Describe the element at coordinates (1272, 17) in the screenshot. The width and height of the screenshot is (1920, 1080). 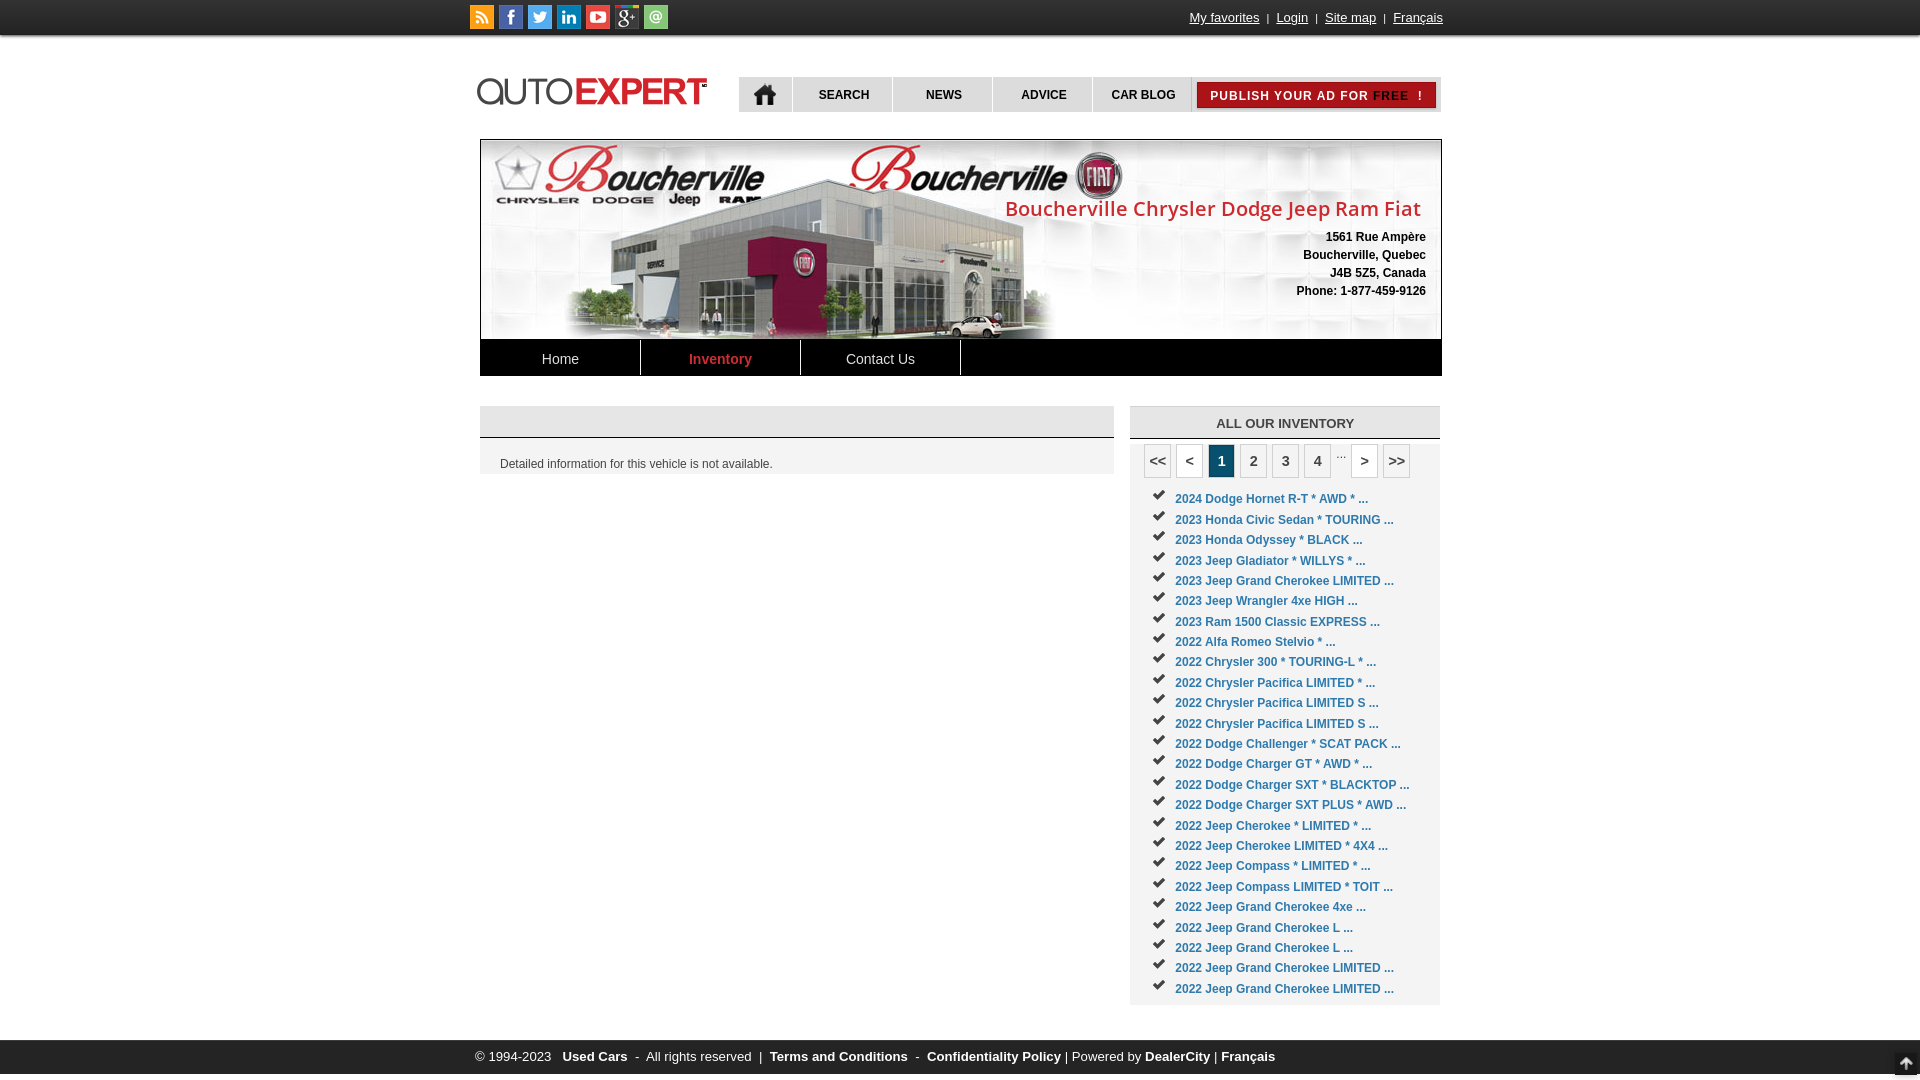
I see `'Login'` at that location.